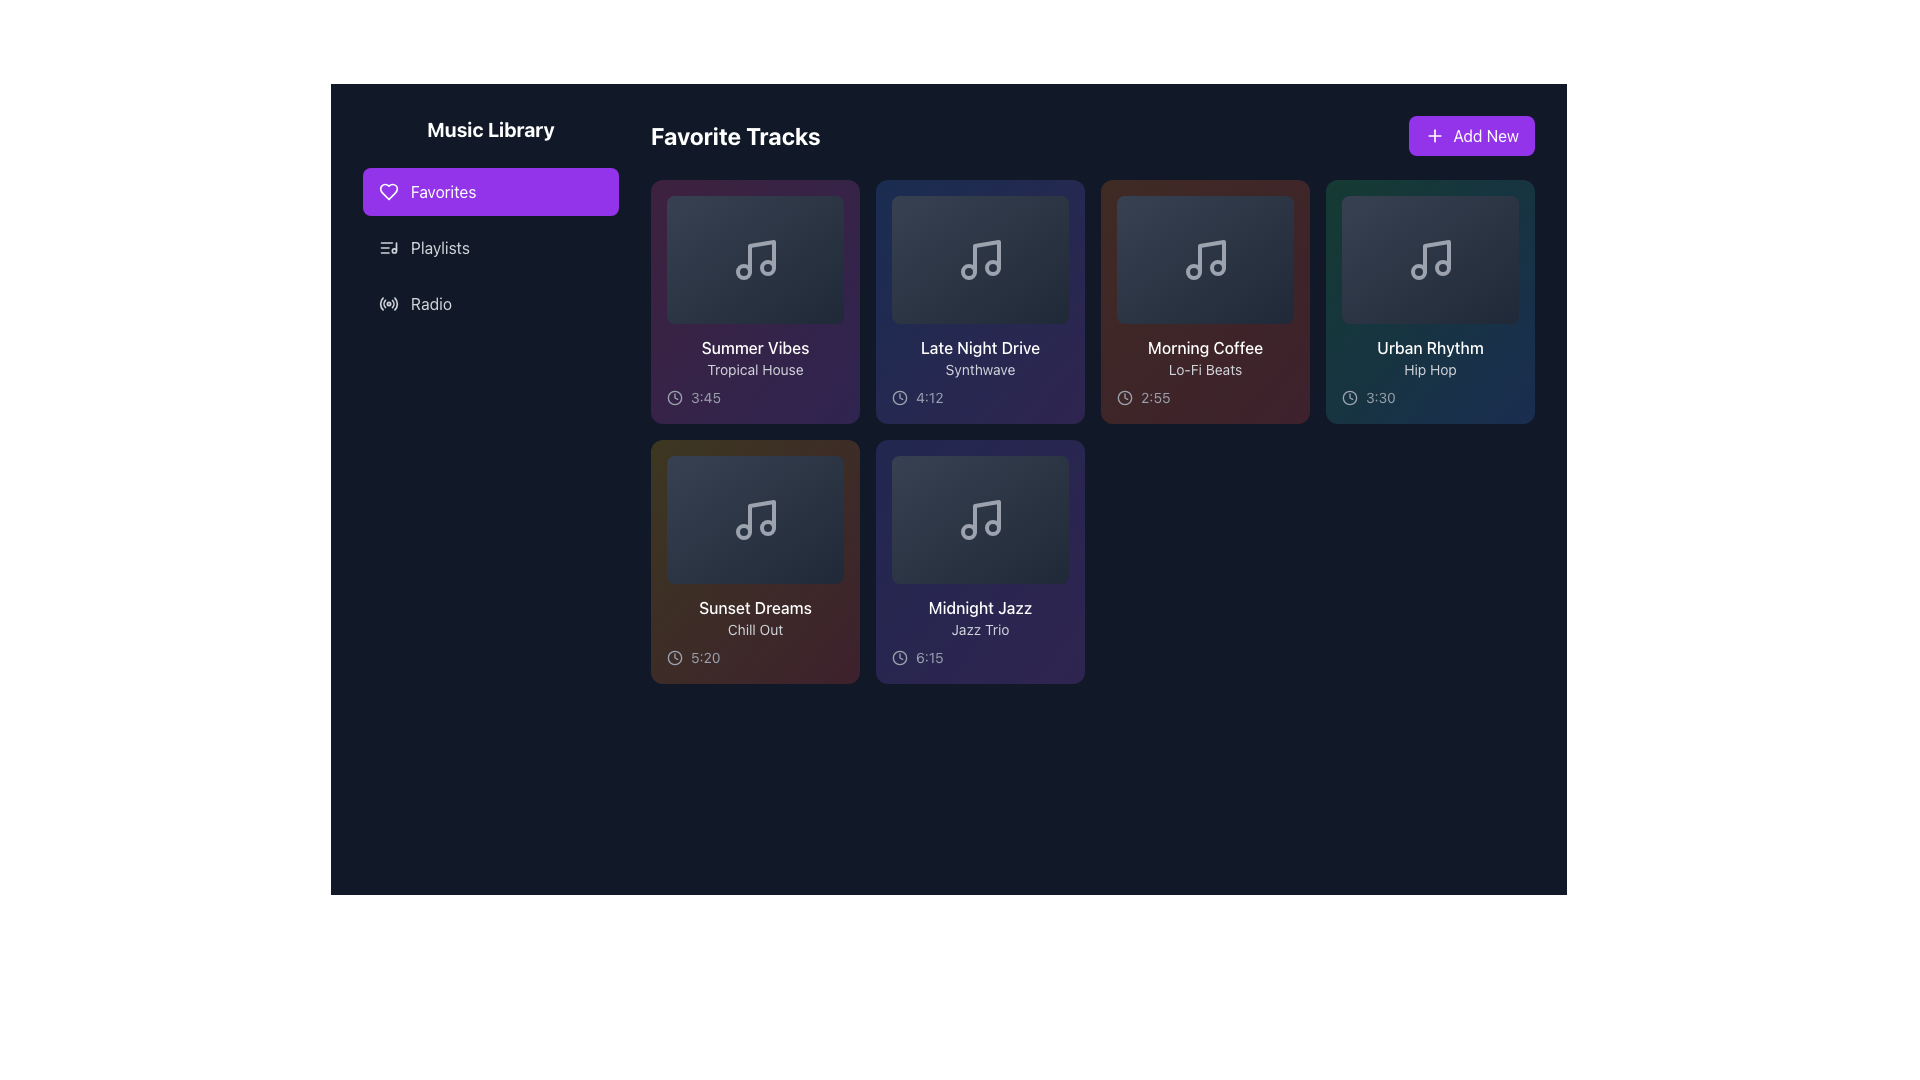 The width and height of the screenshot is (1920, 1080). What do you see at coordinates (1507, 208) in the screenshot?
I see `the small play button with a 'play' symbol inside, located at the upper-right corner of the 'Urban Rhythm' music card in the 'Favorite Tracks' section` at bounding box center [1507, 208].